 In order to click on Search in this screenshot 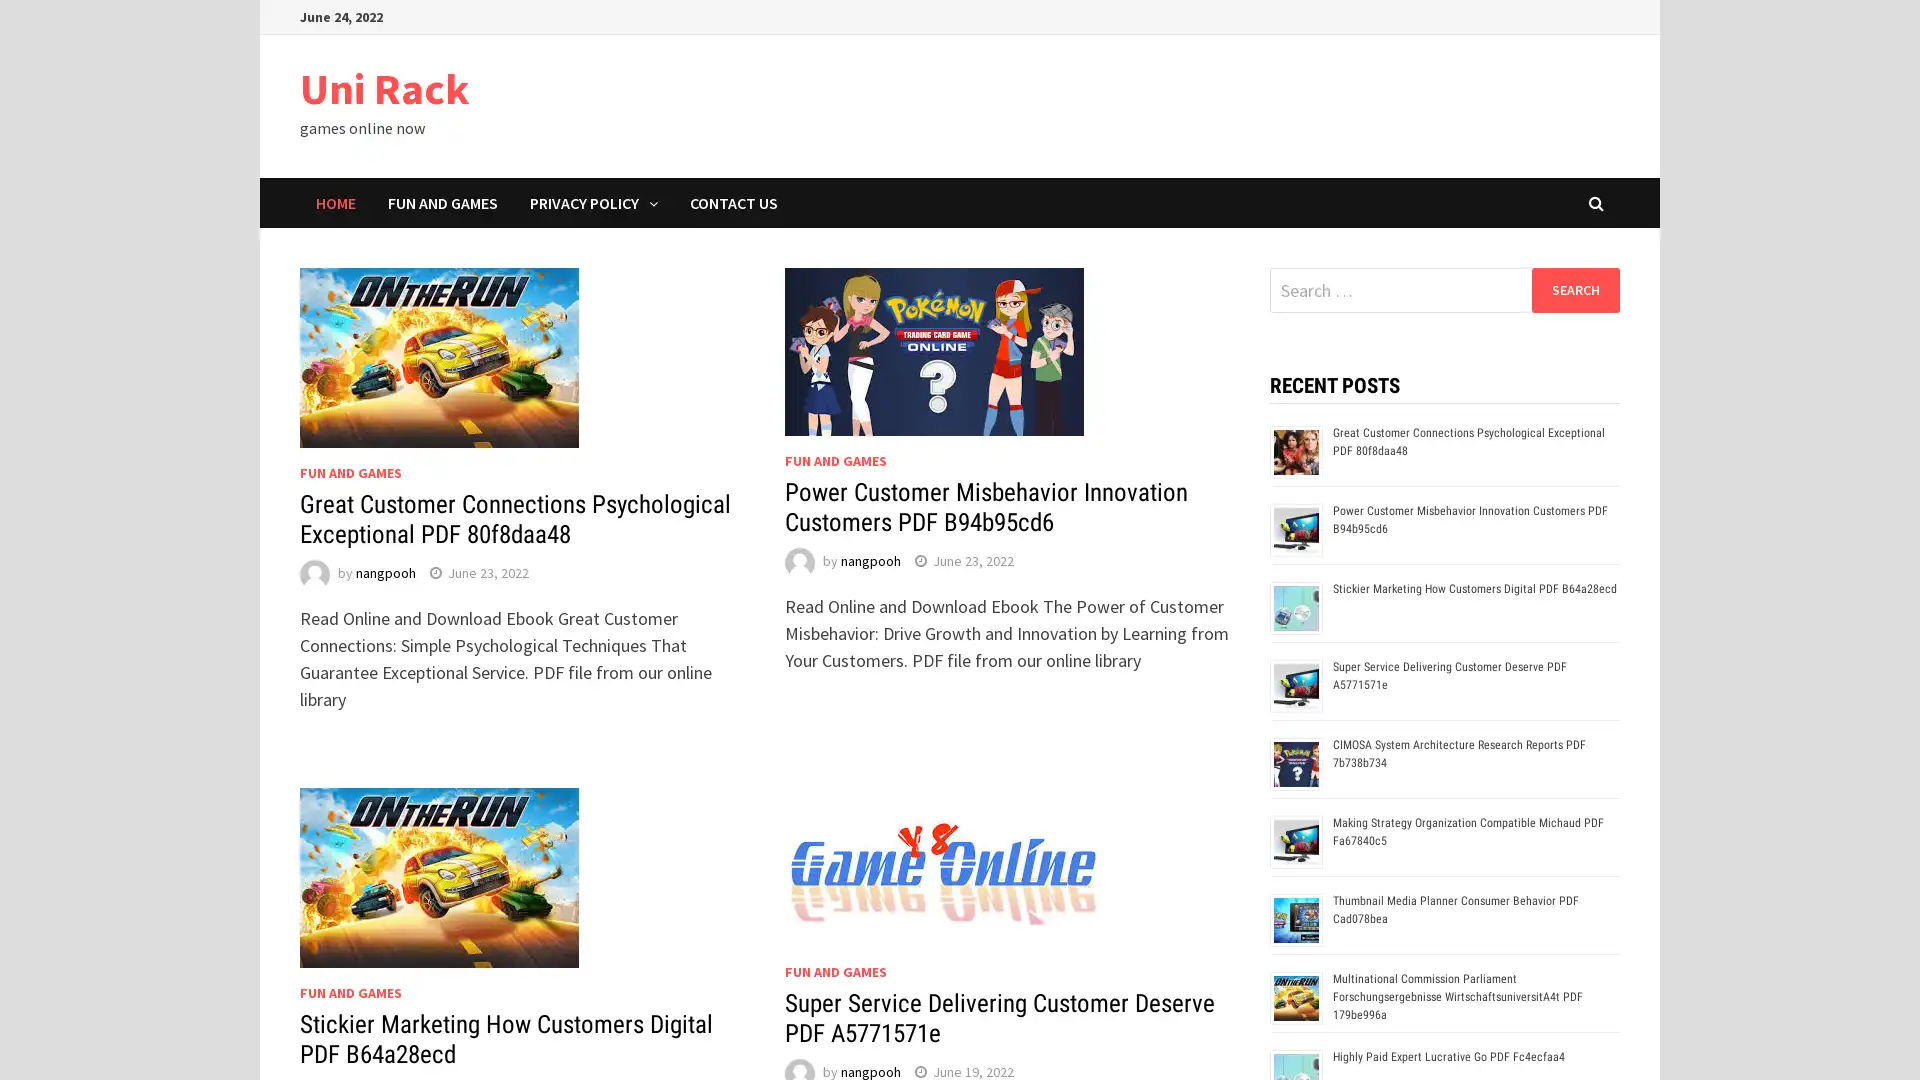, I will do `click(1574, 289)`.